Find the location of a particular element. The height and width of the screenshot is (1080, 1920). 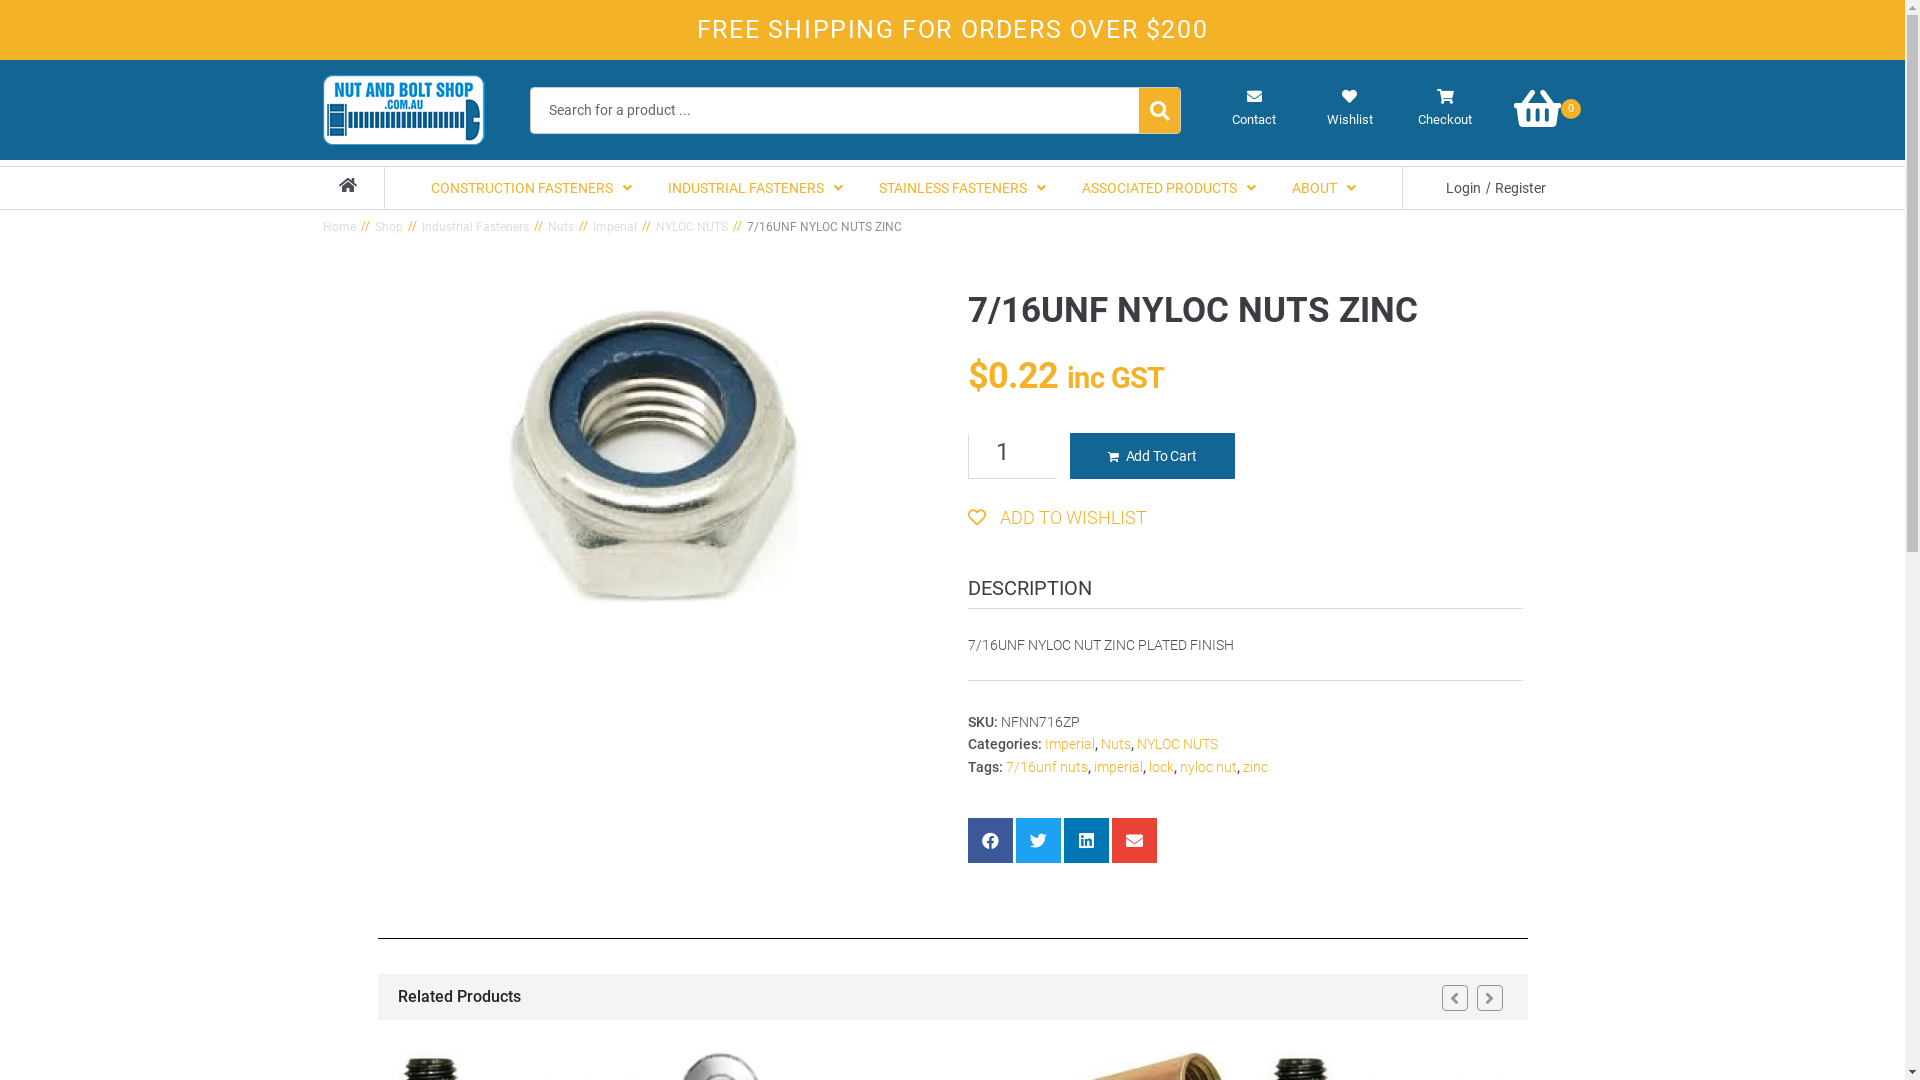

'ASSOCIATED PRODUCTS' is located at coordinates (1169, 188).